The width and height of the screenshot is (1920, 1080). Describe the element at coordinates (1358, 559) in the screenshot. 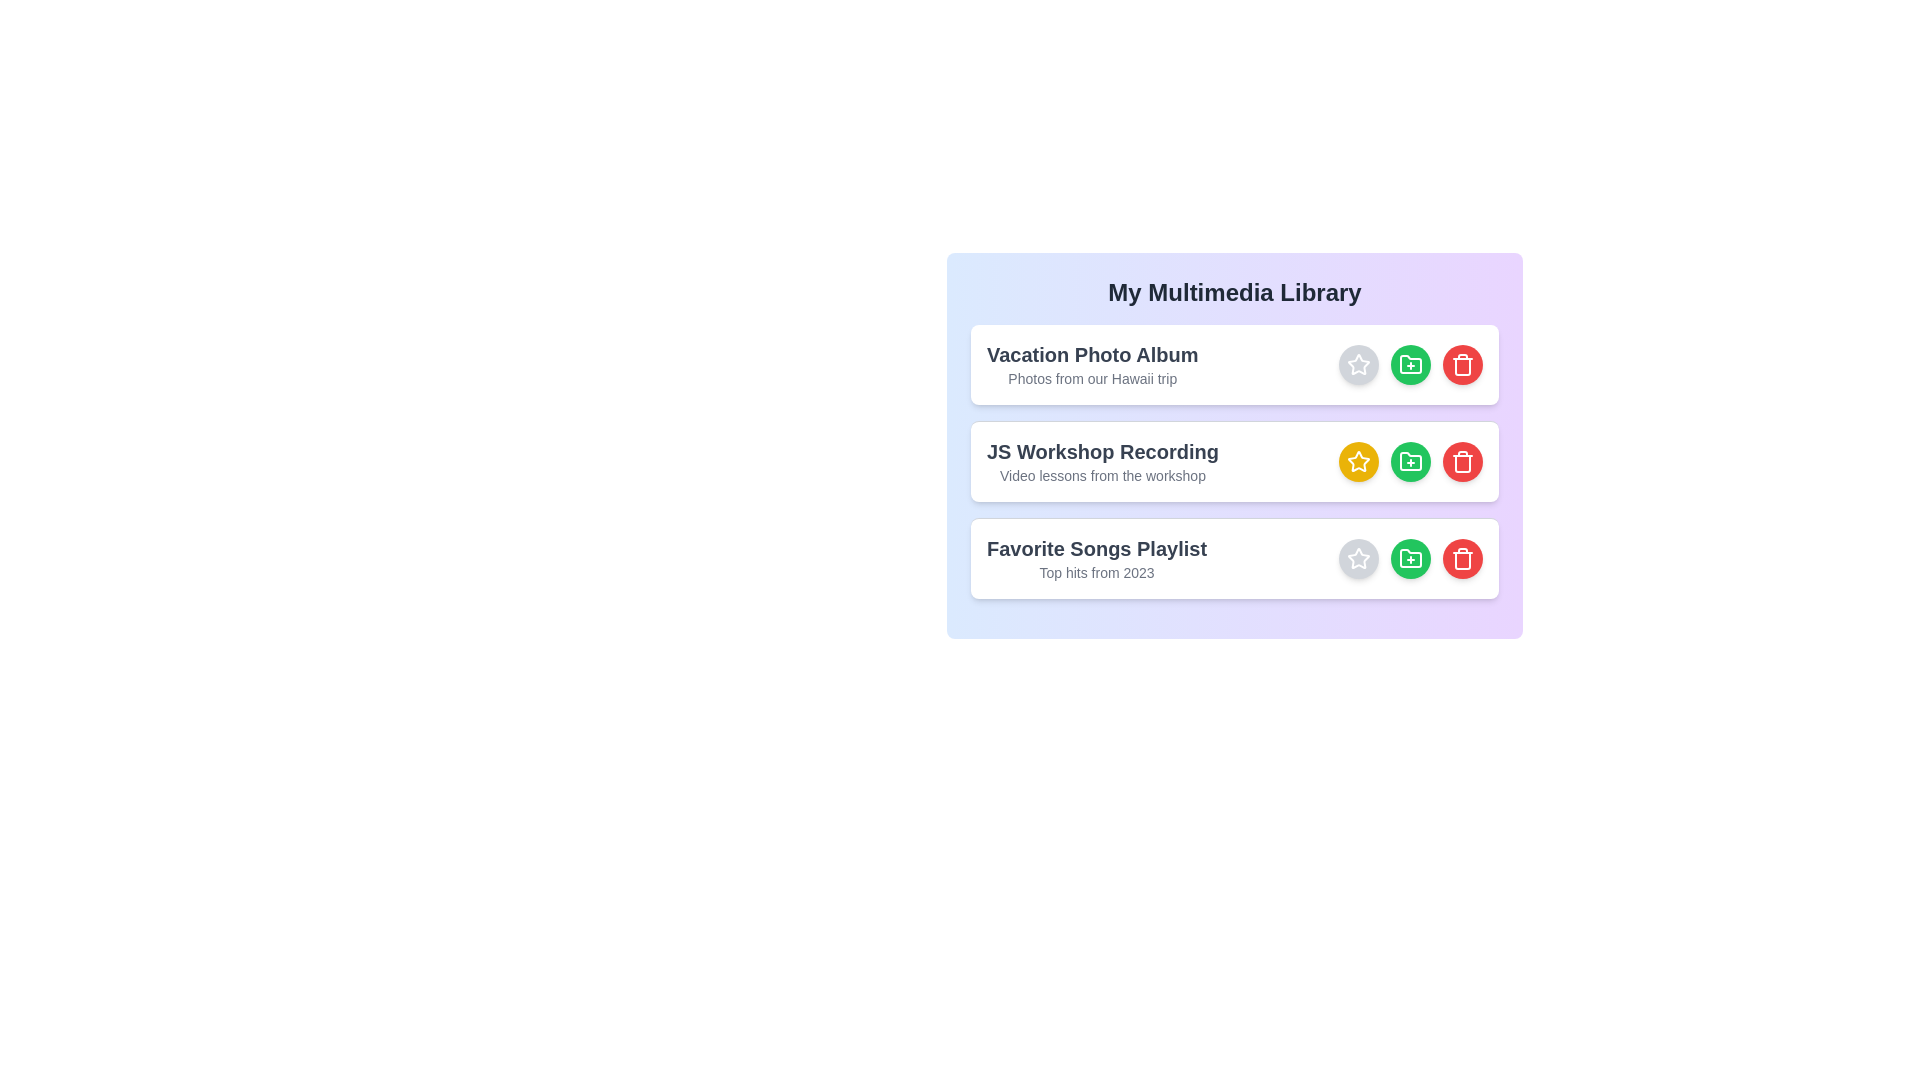

I see `the 'Favorite' button located in the 'Favorite Songs Playlist' section to mark the playlist as favorite` at that location.